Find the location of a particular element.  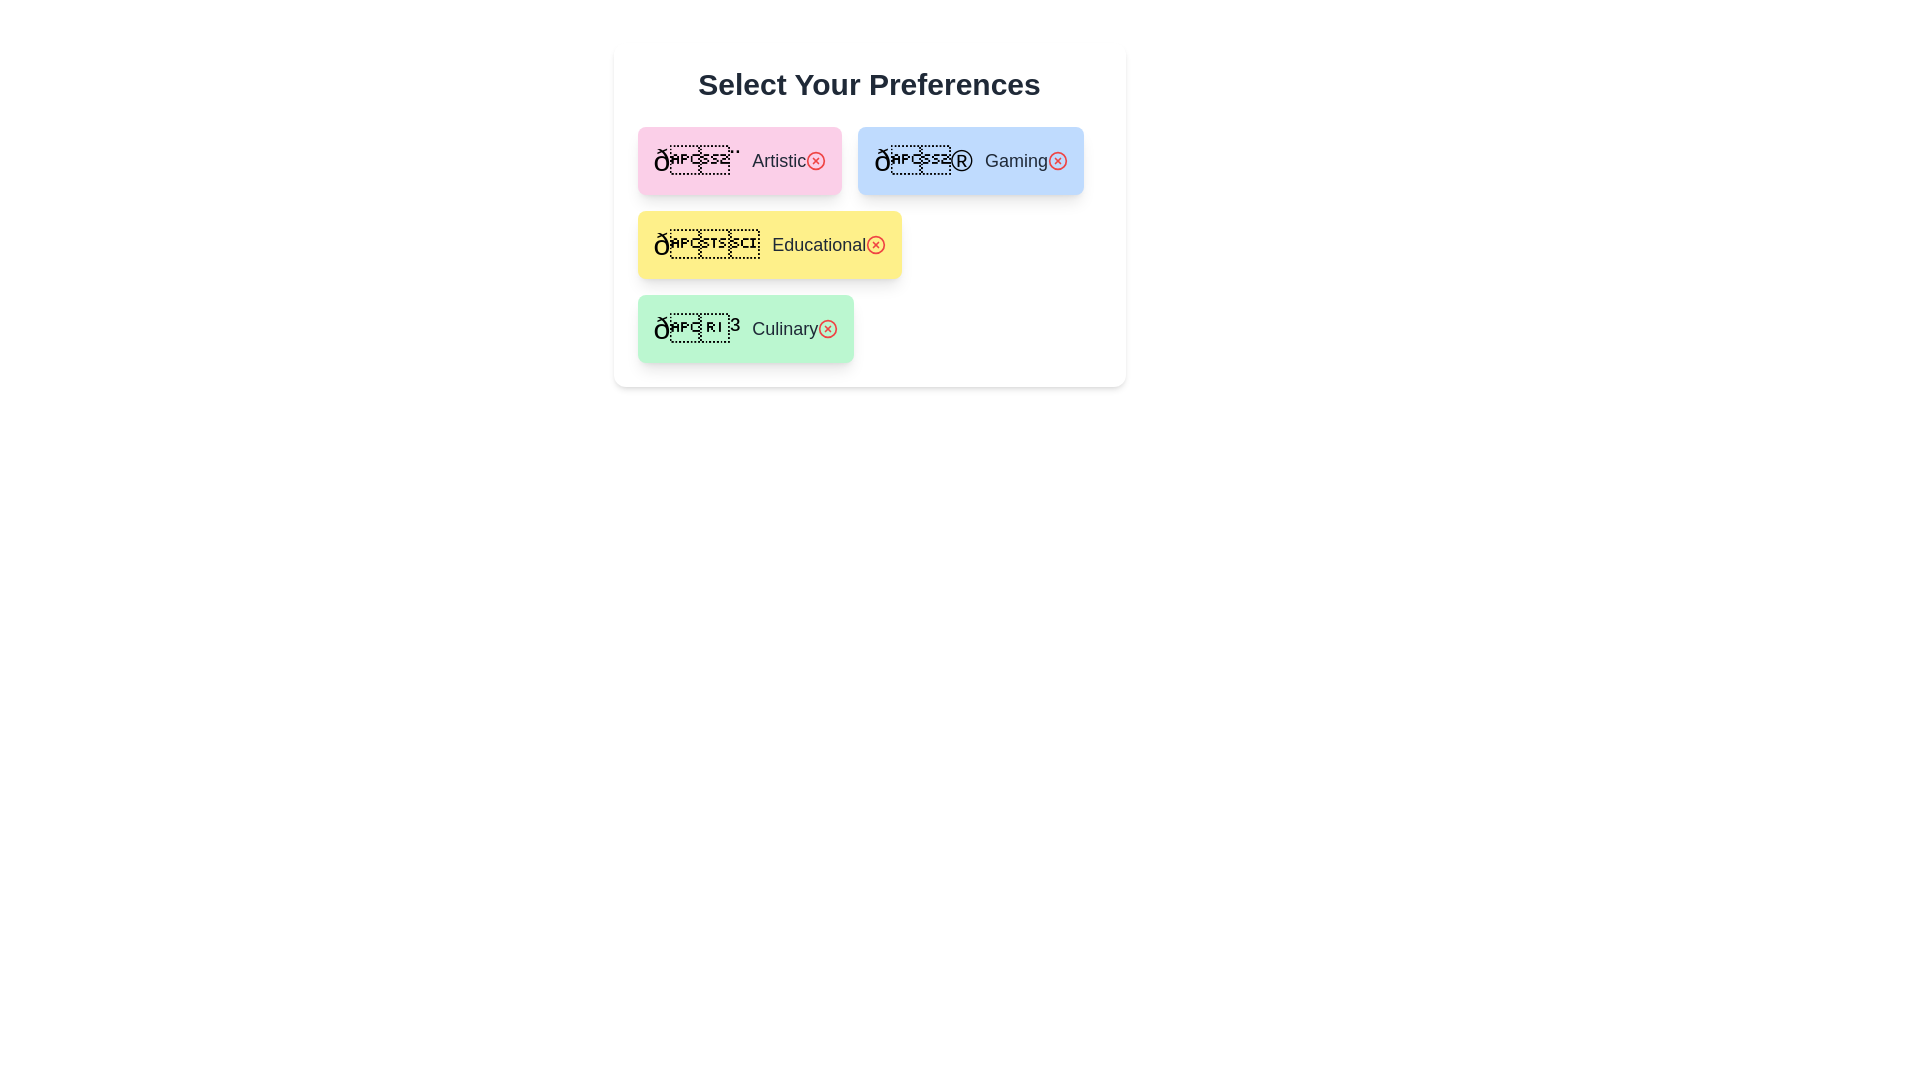

the preference Educational to view its details is located at coordinates (768, 244).